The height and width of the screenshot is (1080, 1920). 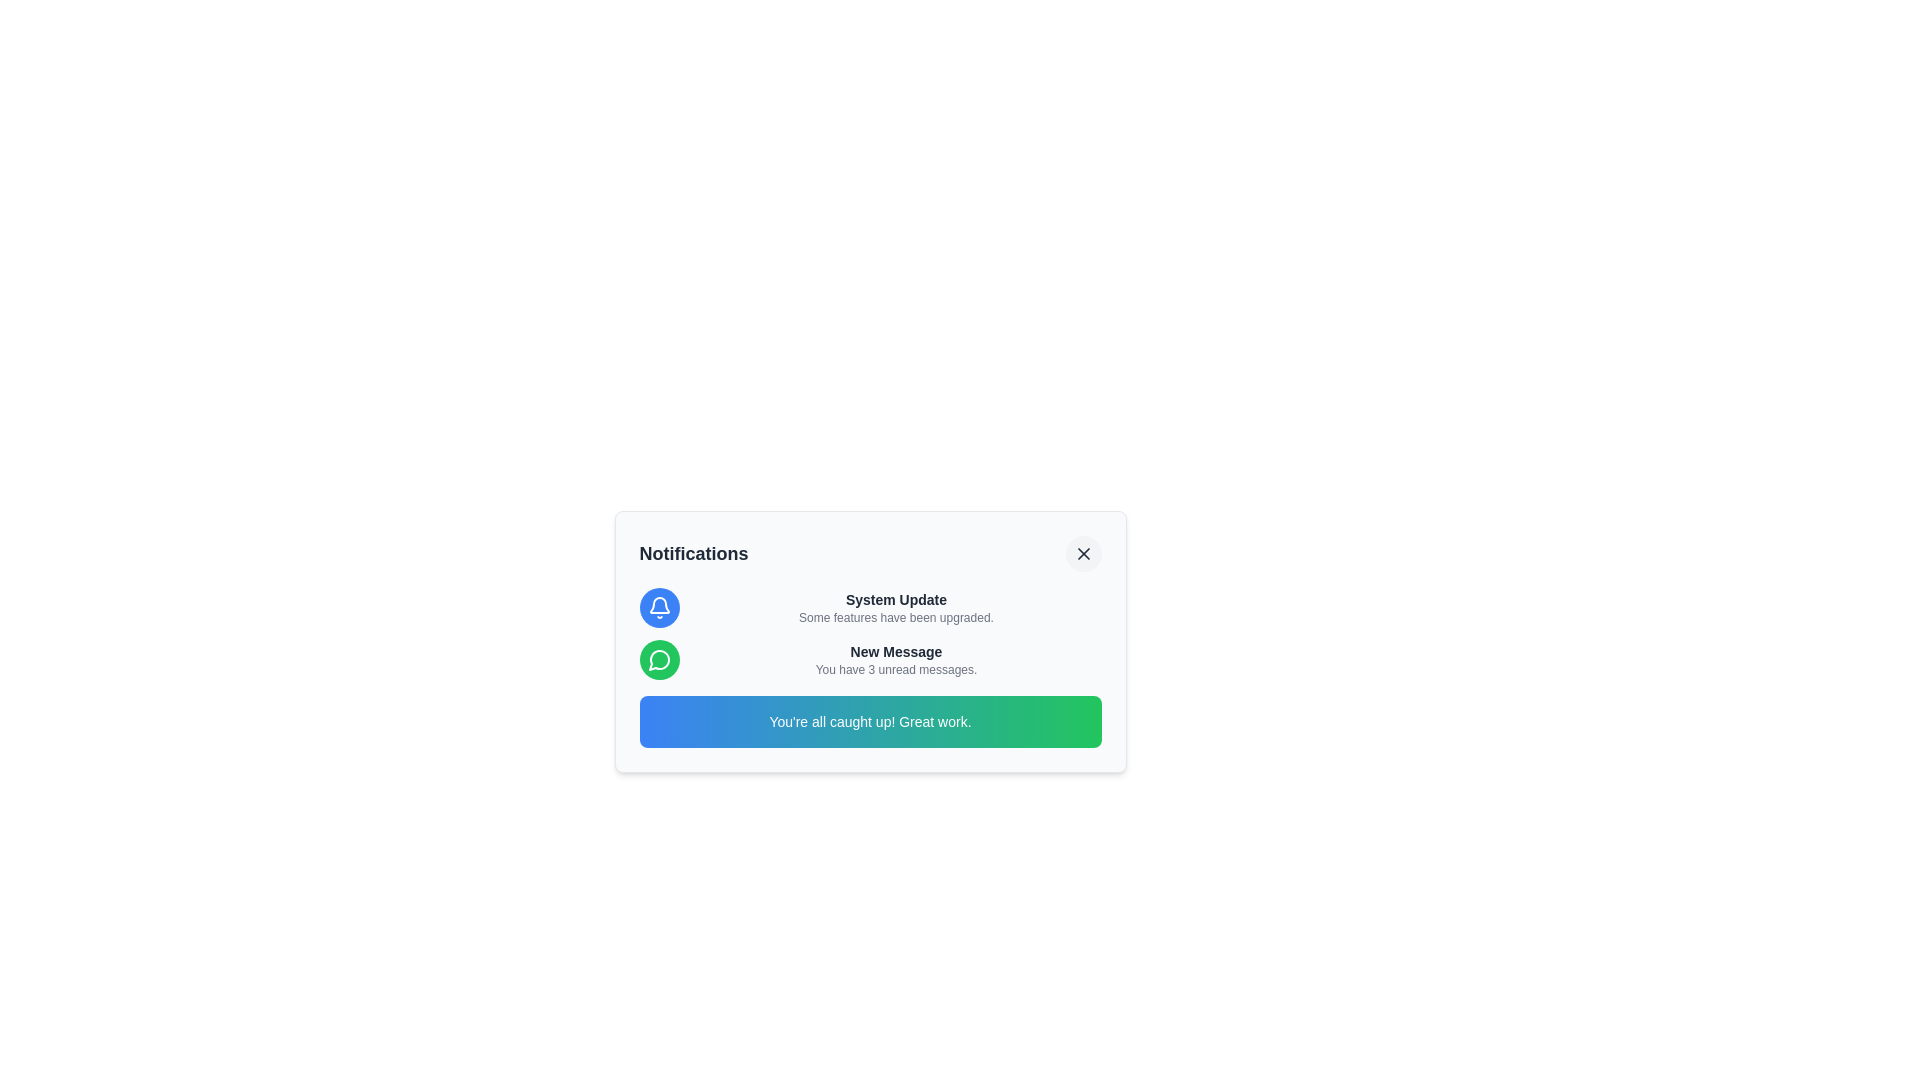 What do you see at coordinates (870, 721) in the screenshot?
I see `the Informational Message Box with the text 'You're all caught up! Great work.' which is located at the bottom of the Notifications card layout` at bounding box center [870, 721].